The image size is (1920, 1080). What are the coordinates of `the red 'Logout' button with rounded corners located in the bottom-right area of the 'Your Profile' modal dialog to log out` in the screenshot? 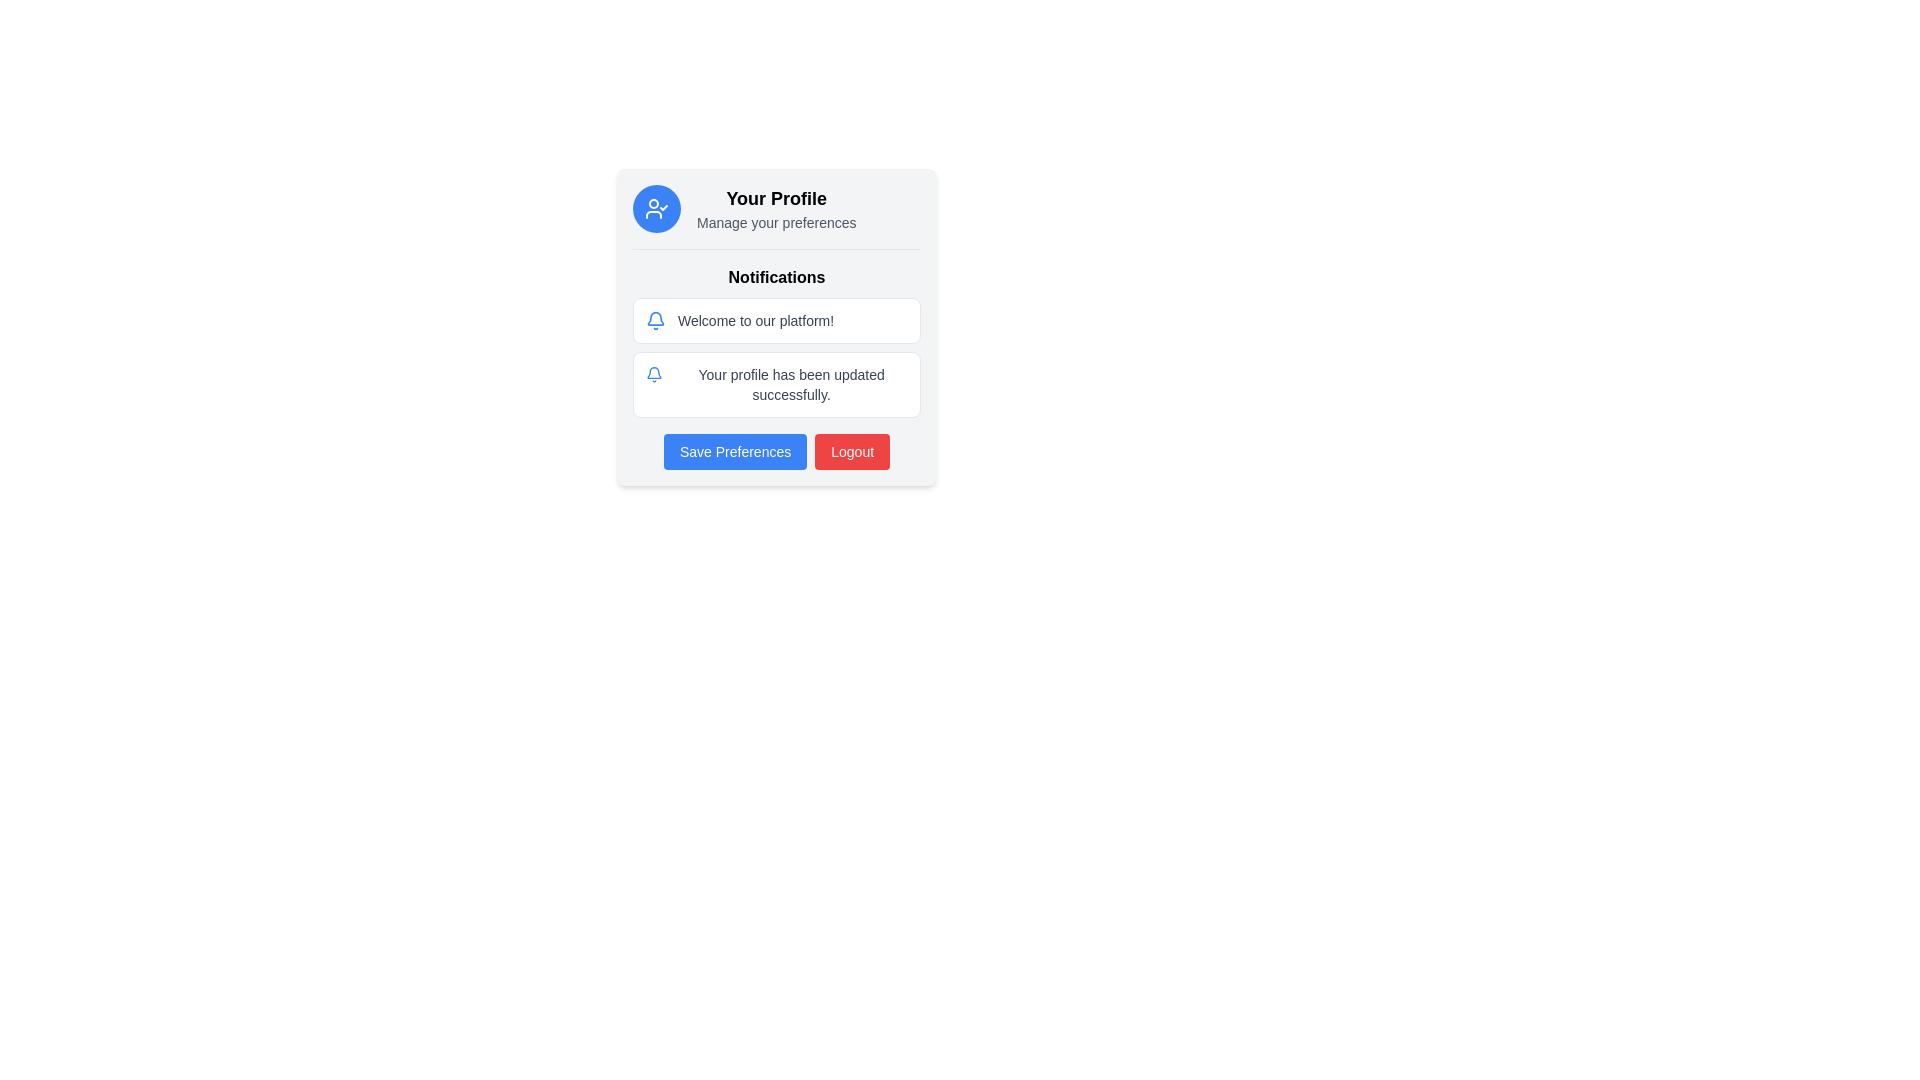 It's located at (852, 451).